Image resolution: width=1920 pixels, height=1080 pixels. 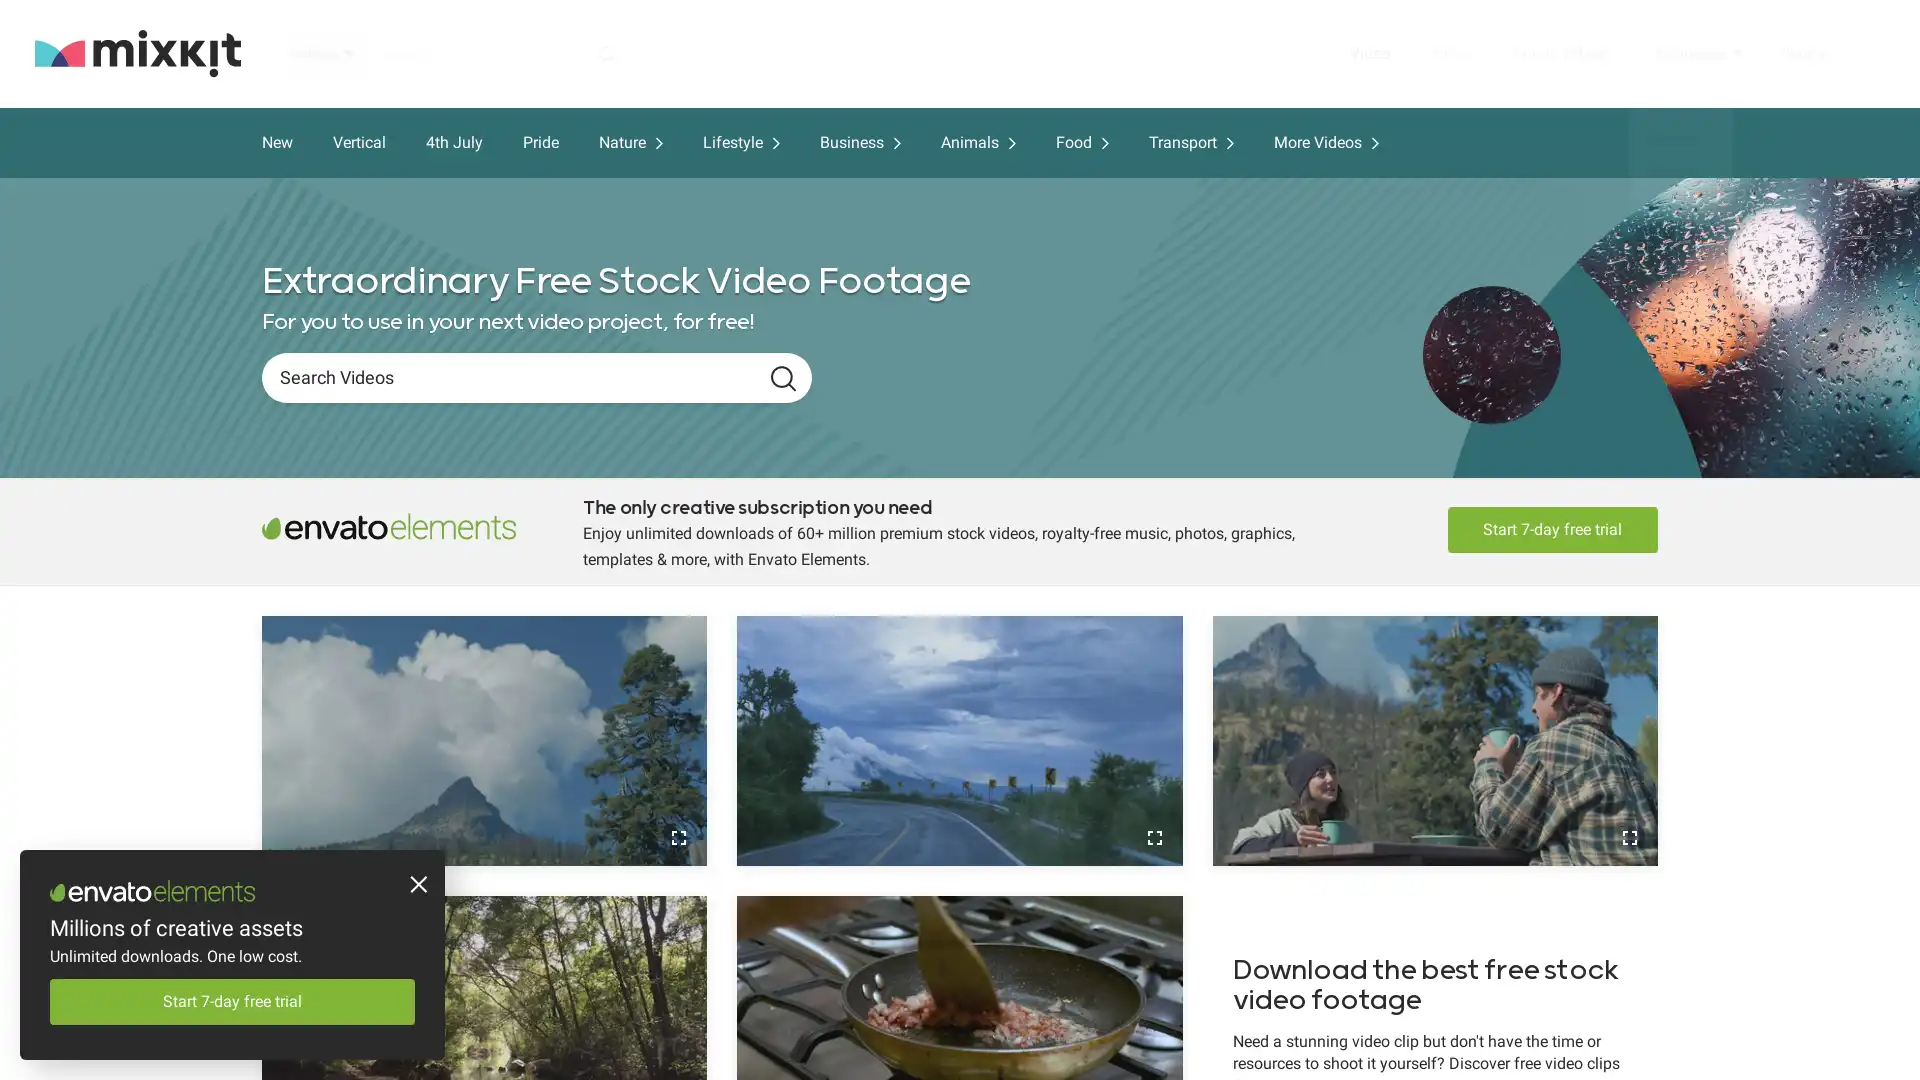 I want to click on Search, so click(x=782, y=378).